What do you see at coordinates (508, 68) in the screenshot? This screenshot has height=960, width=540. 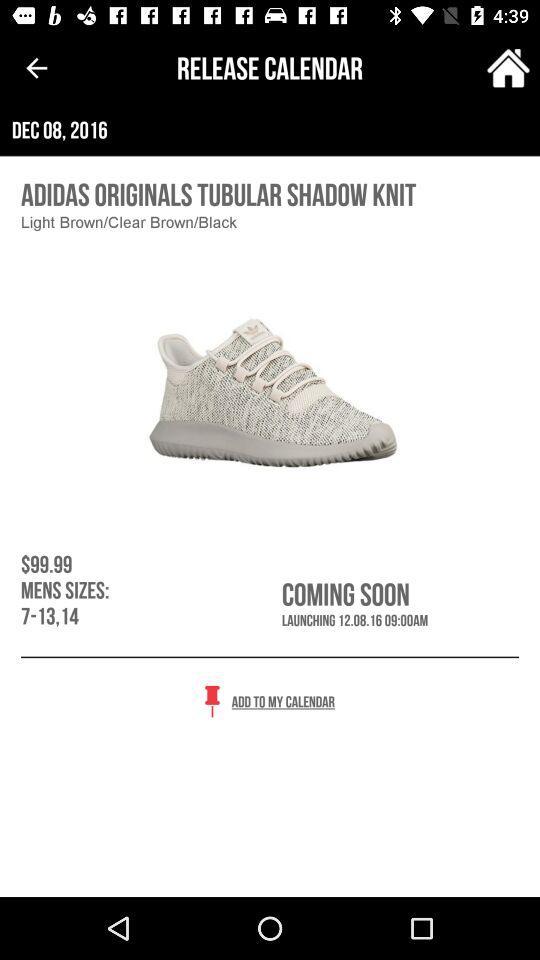 I see `the item at the top right corner` at bounding box center [508, 68].